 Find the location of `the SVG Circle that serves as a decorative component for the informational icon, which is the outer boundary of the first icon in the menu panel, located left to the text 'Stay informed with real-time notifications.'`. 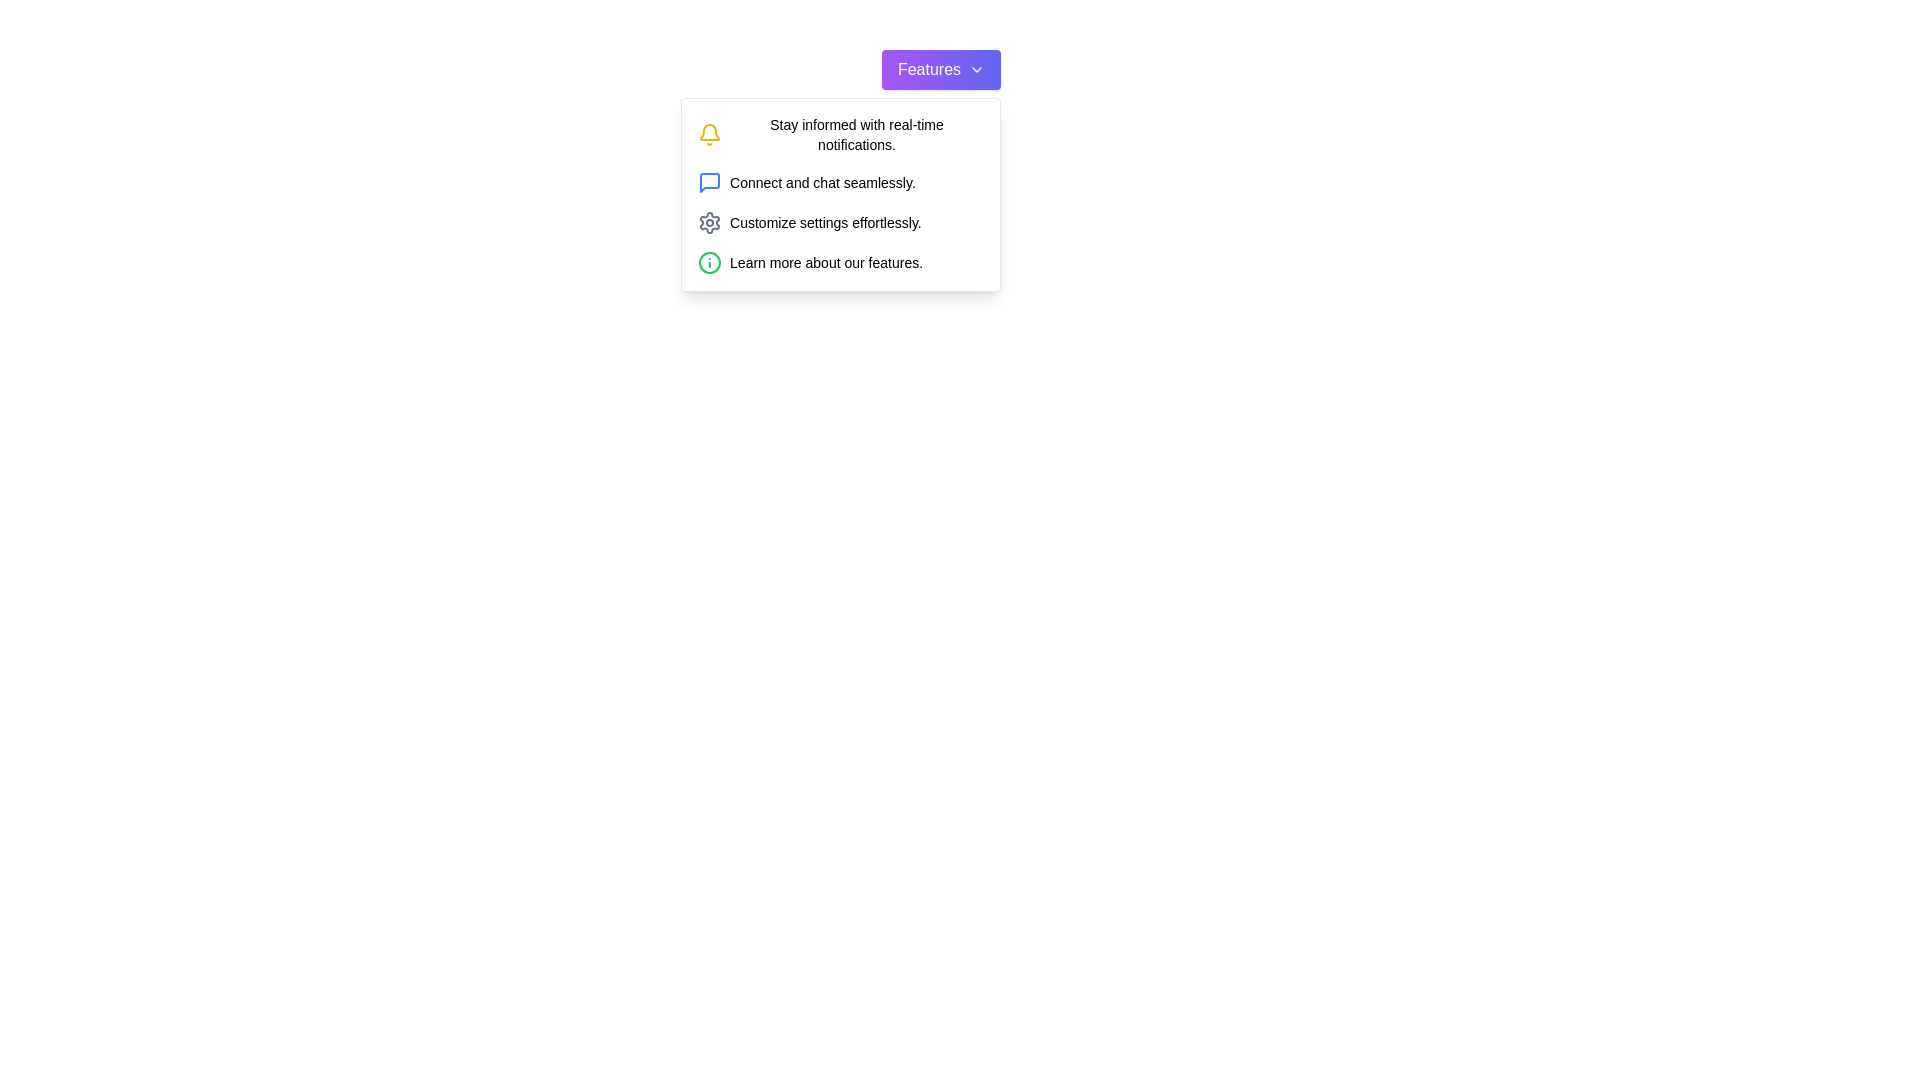

the SVG Circle that serves as a decorative component for the informational icon, which is the outer boundary of the first icon in the menu panel, located left to the text 'Stay informed with real-time notifications.' is located at coordinates (710, 261).